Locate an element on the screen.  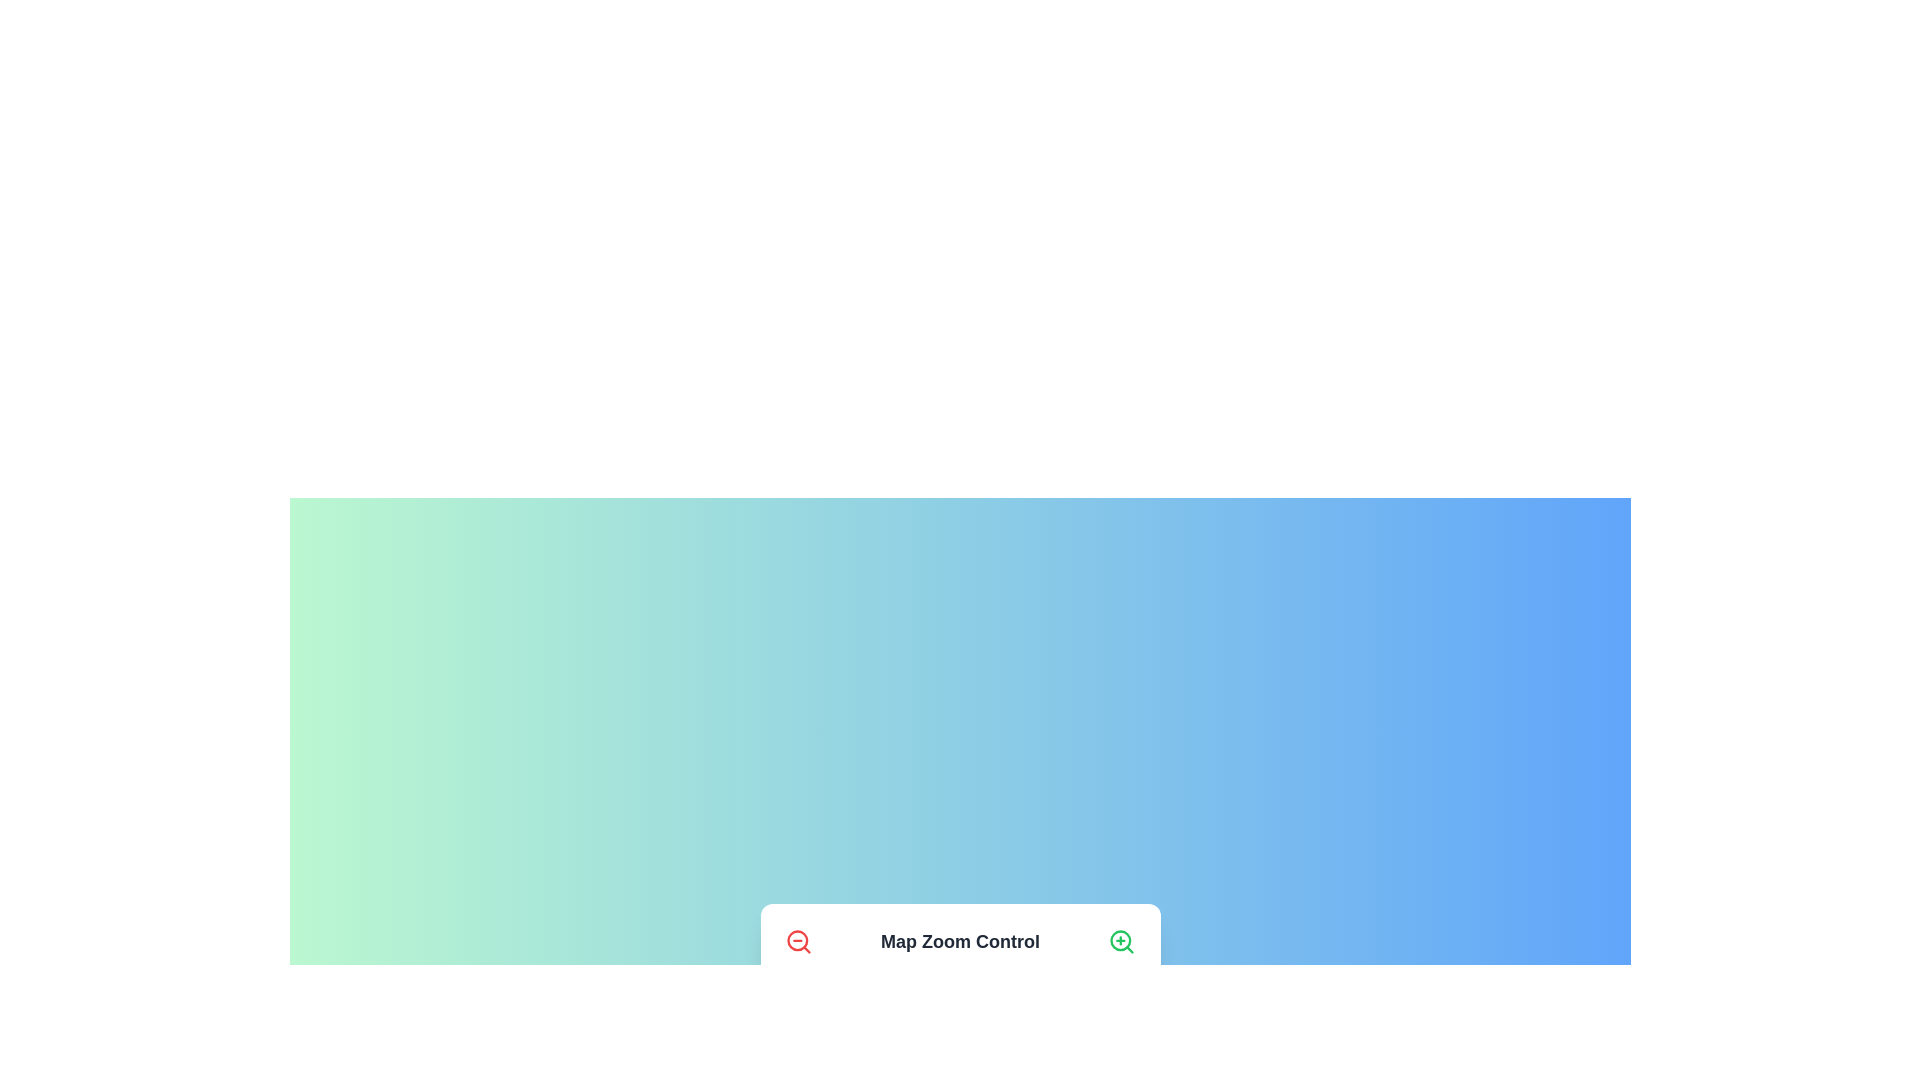
the zoom level to 2 using the slider is located at coordinates (823, 1011).